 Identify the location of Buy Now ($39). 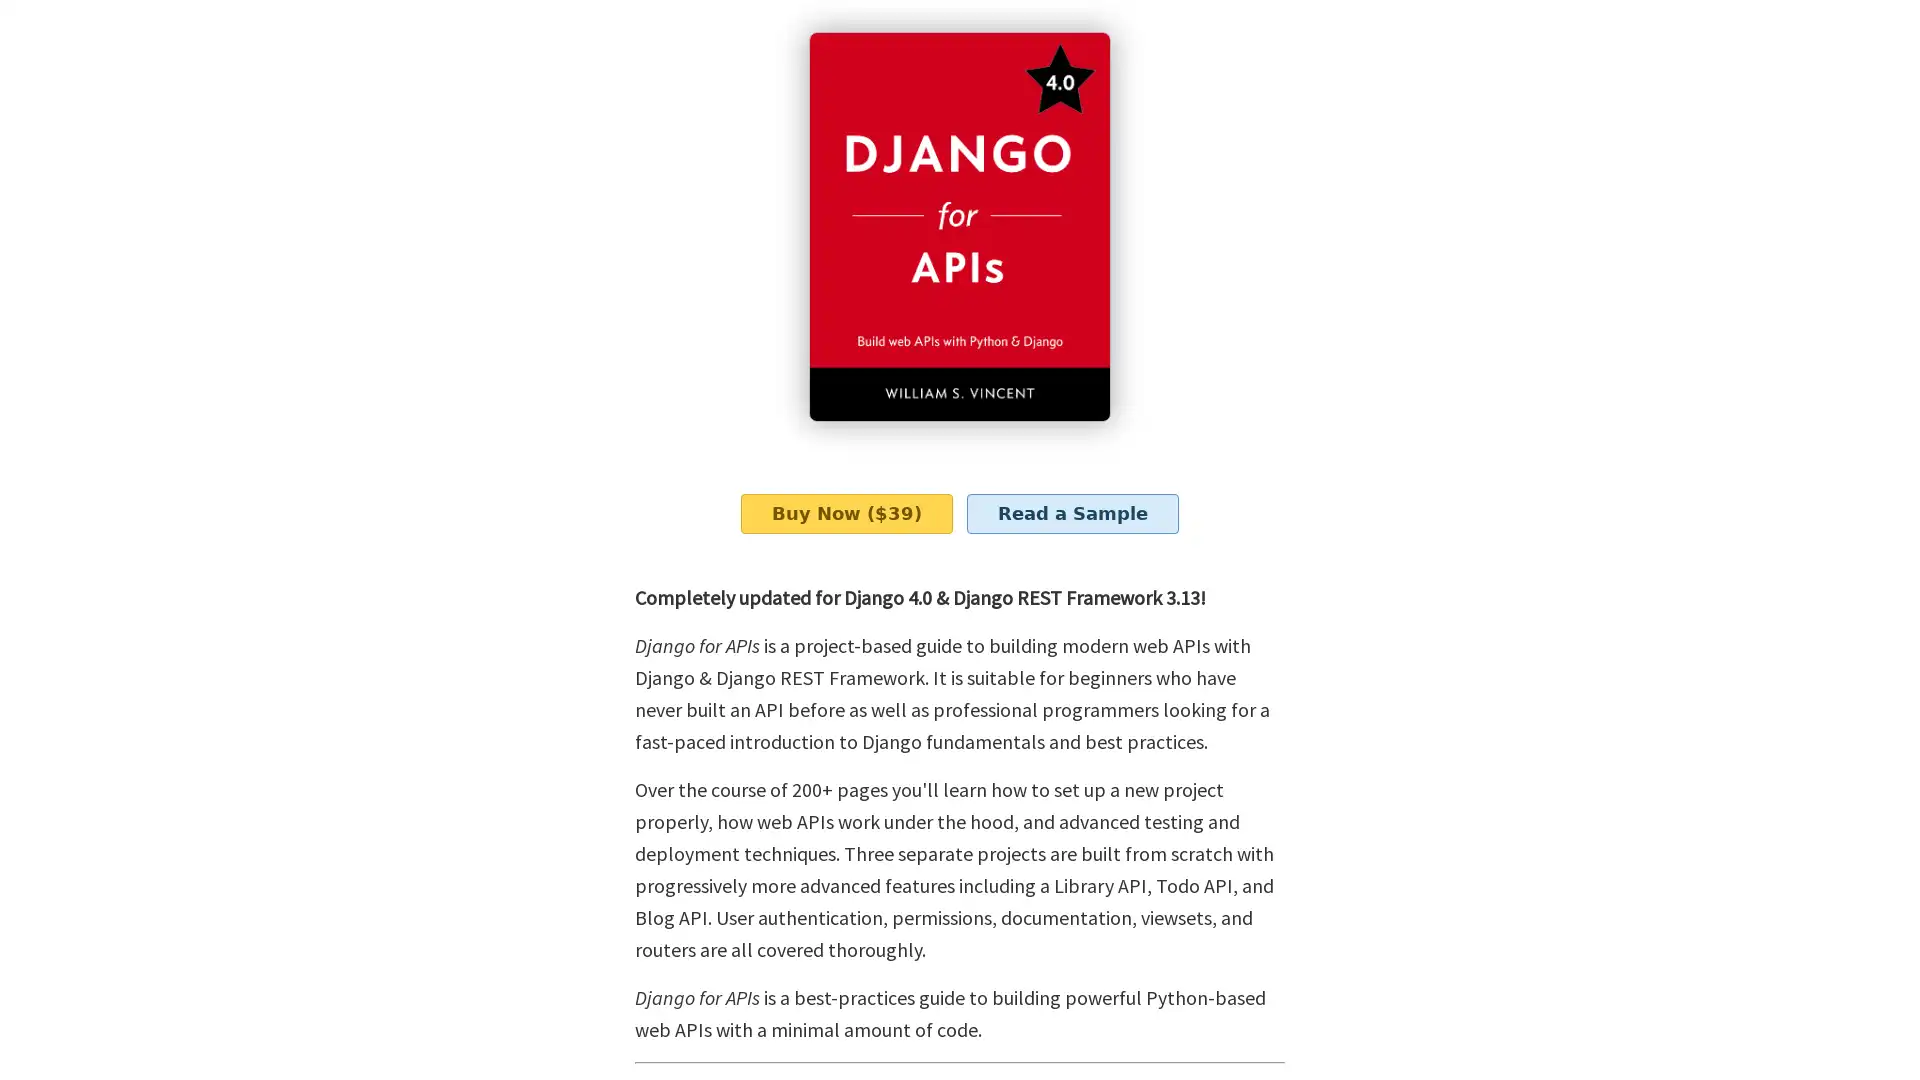
(846, 512).